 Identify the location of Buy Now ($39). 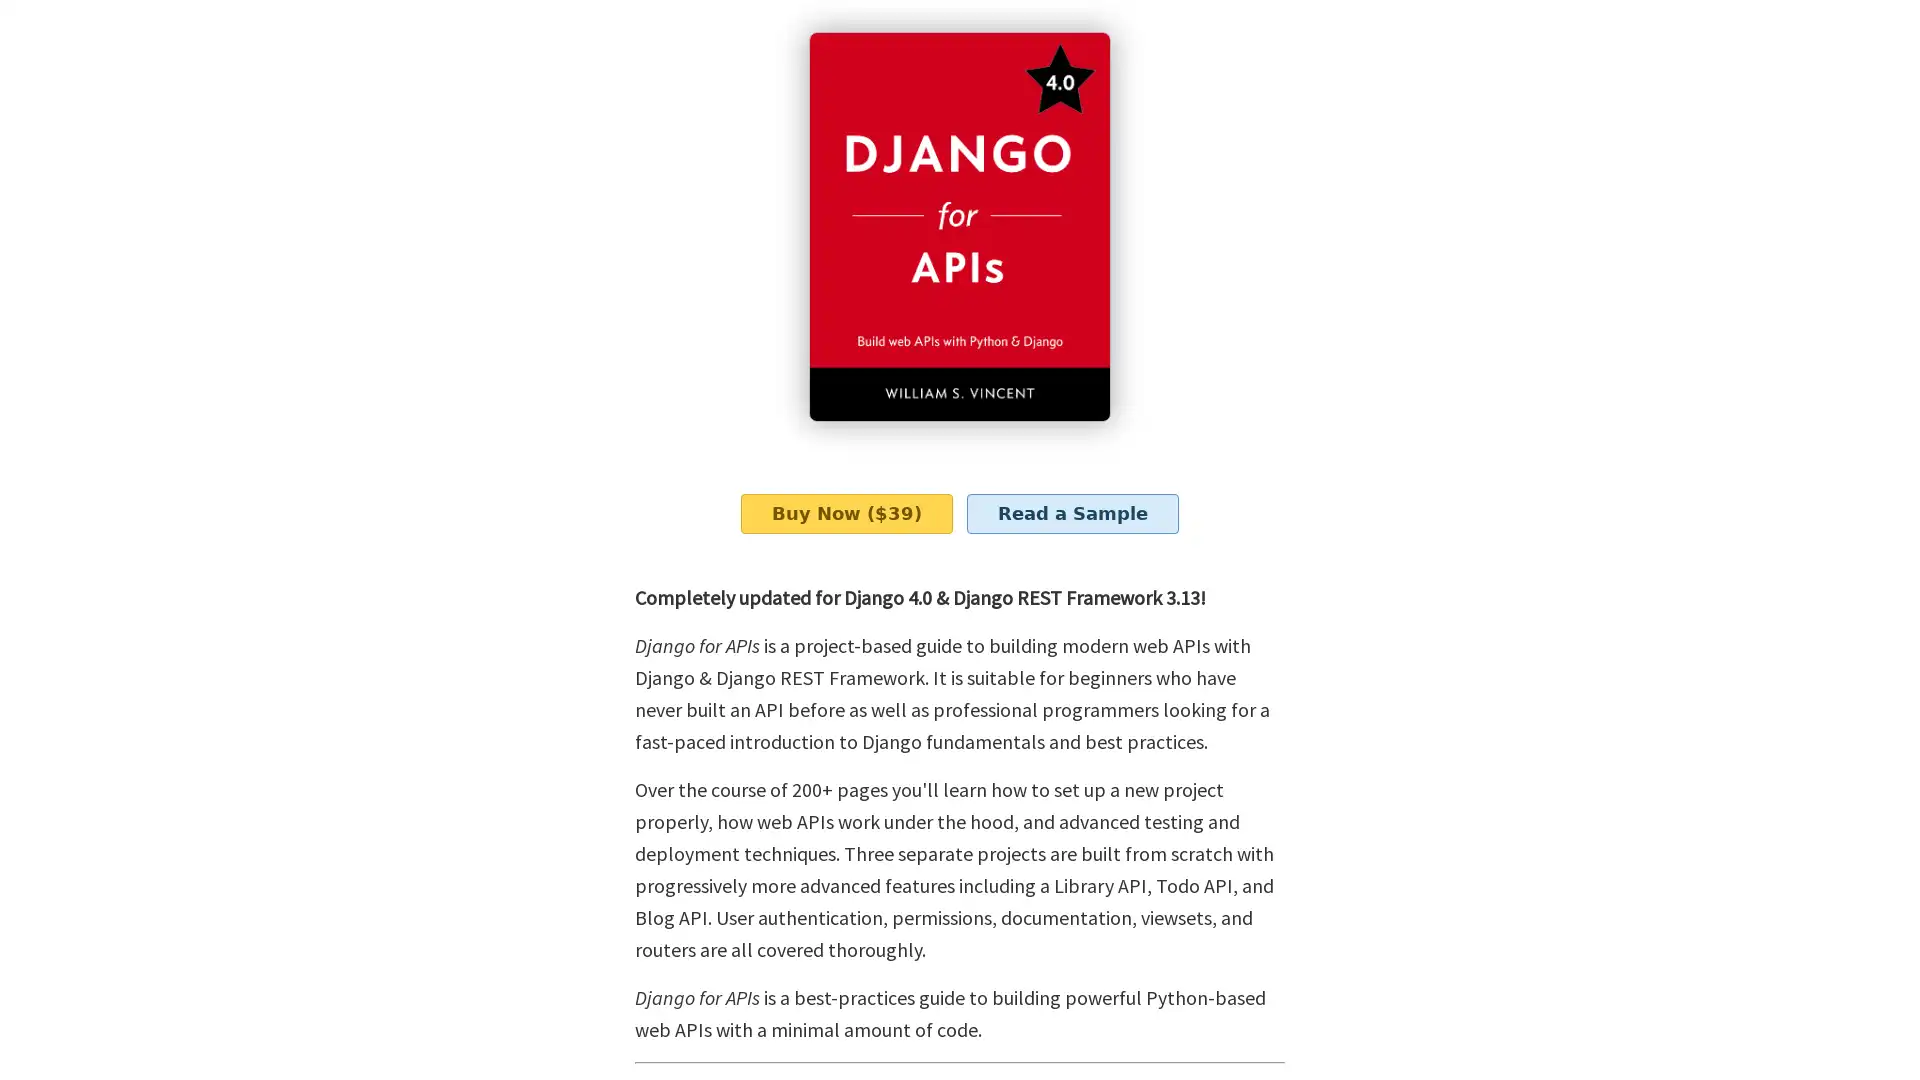
(846, 512).